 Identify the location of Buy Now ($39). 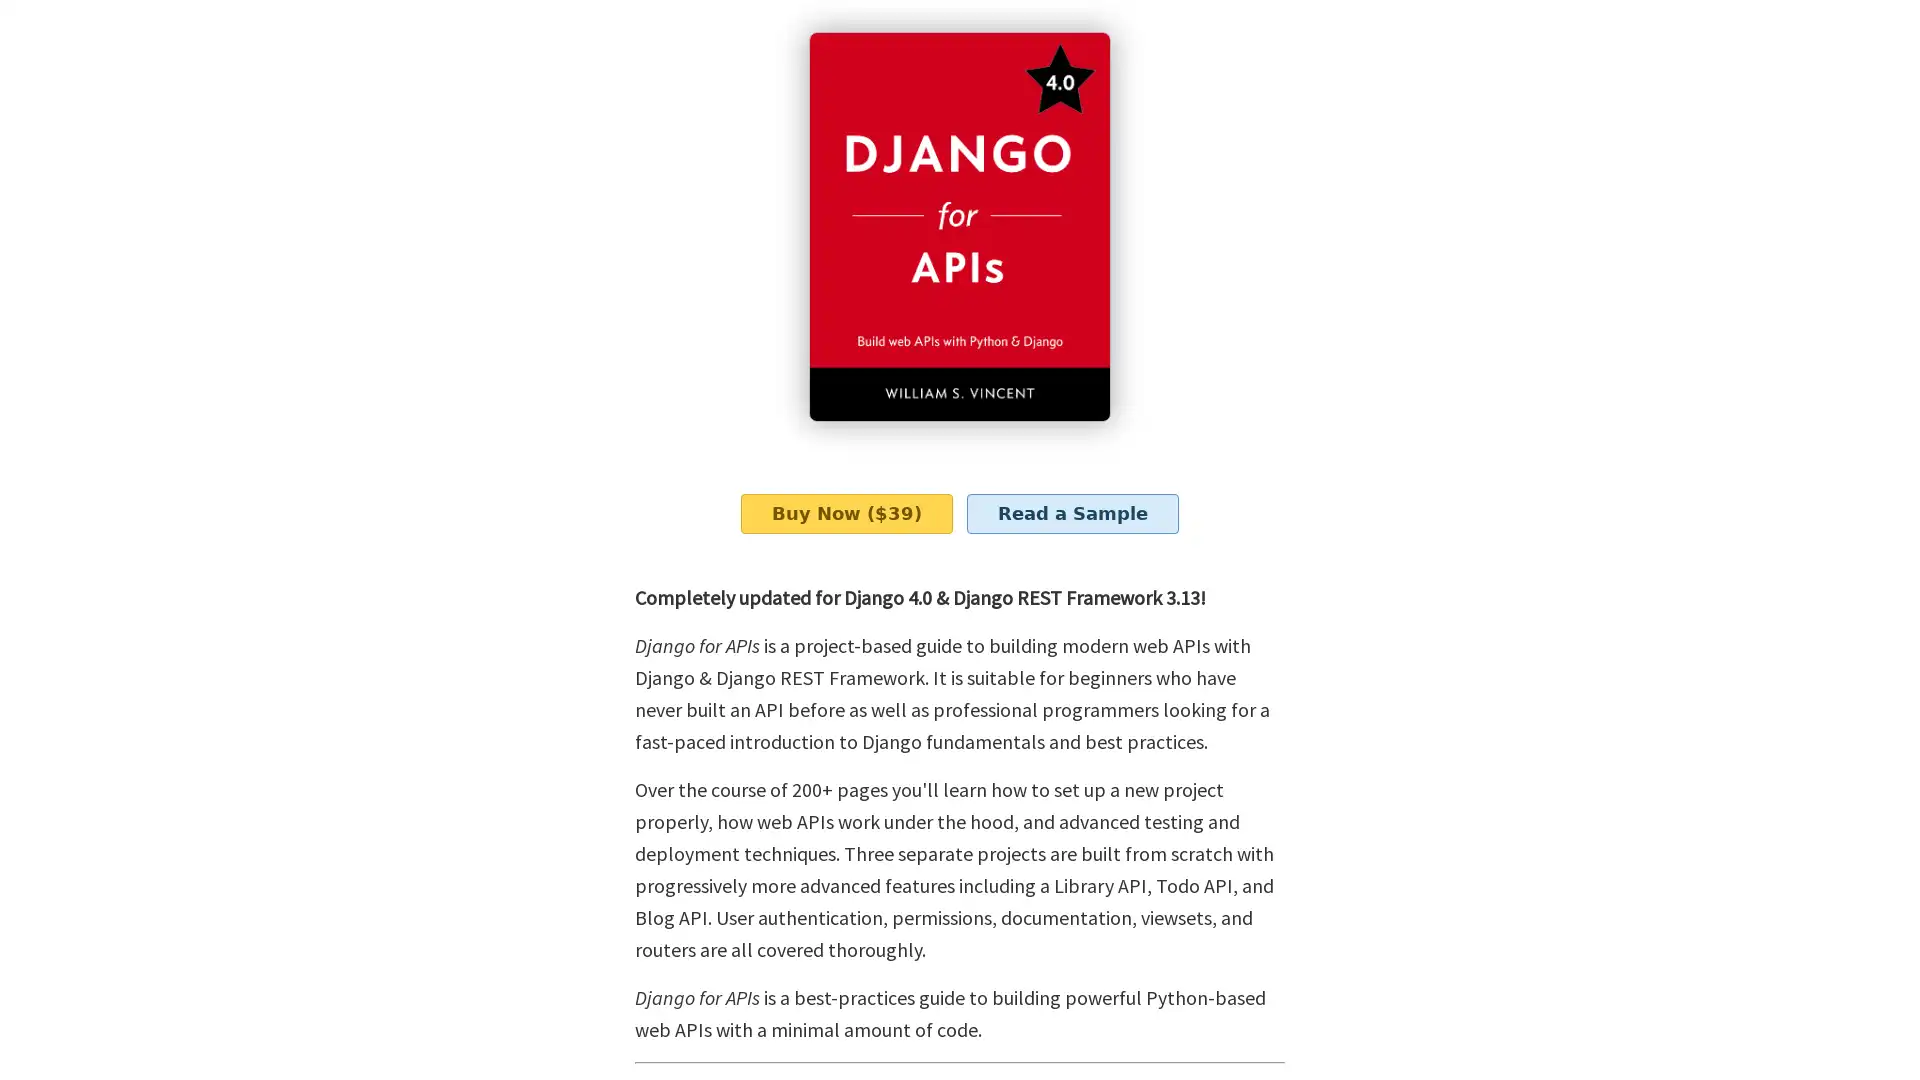
(846, 512).